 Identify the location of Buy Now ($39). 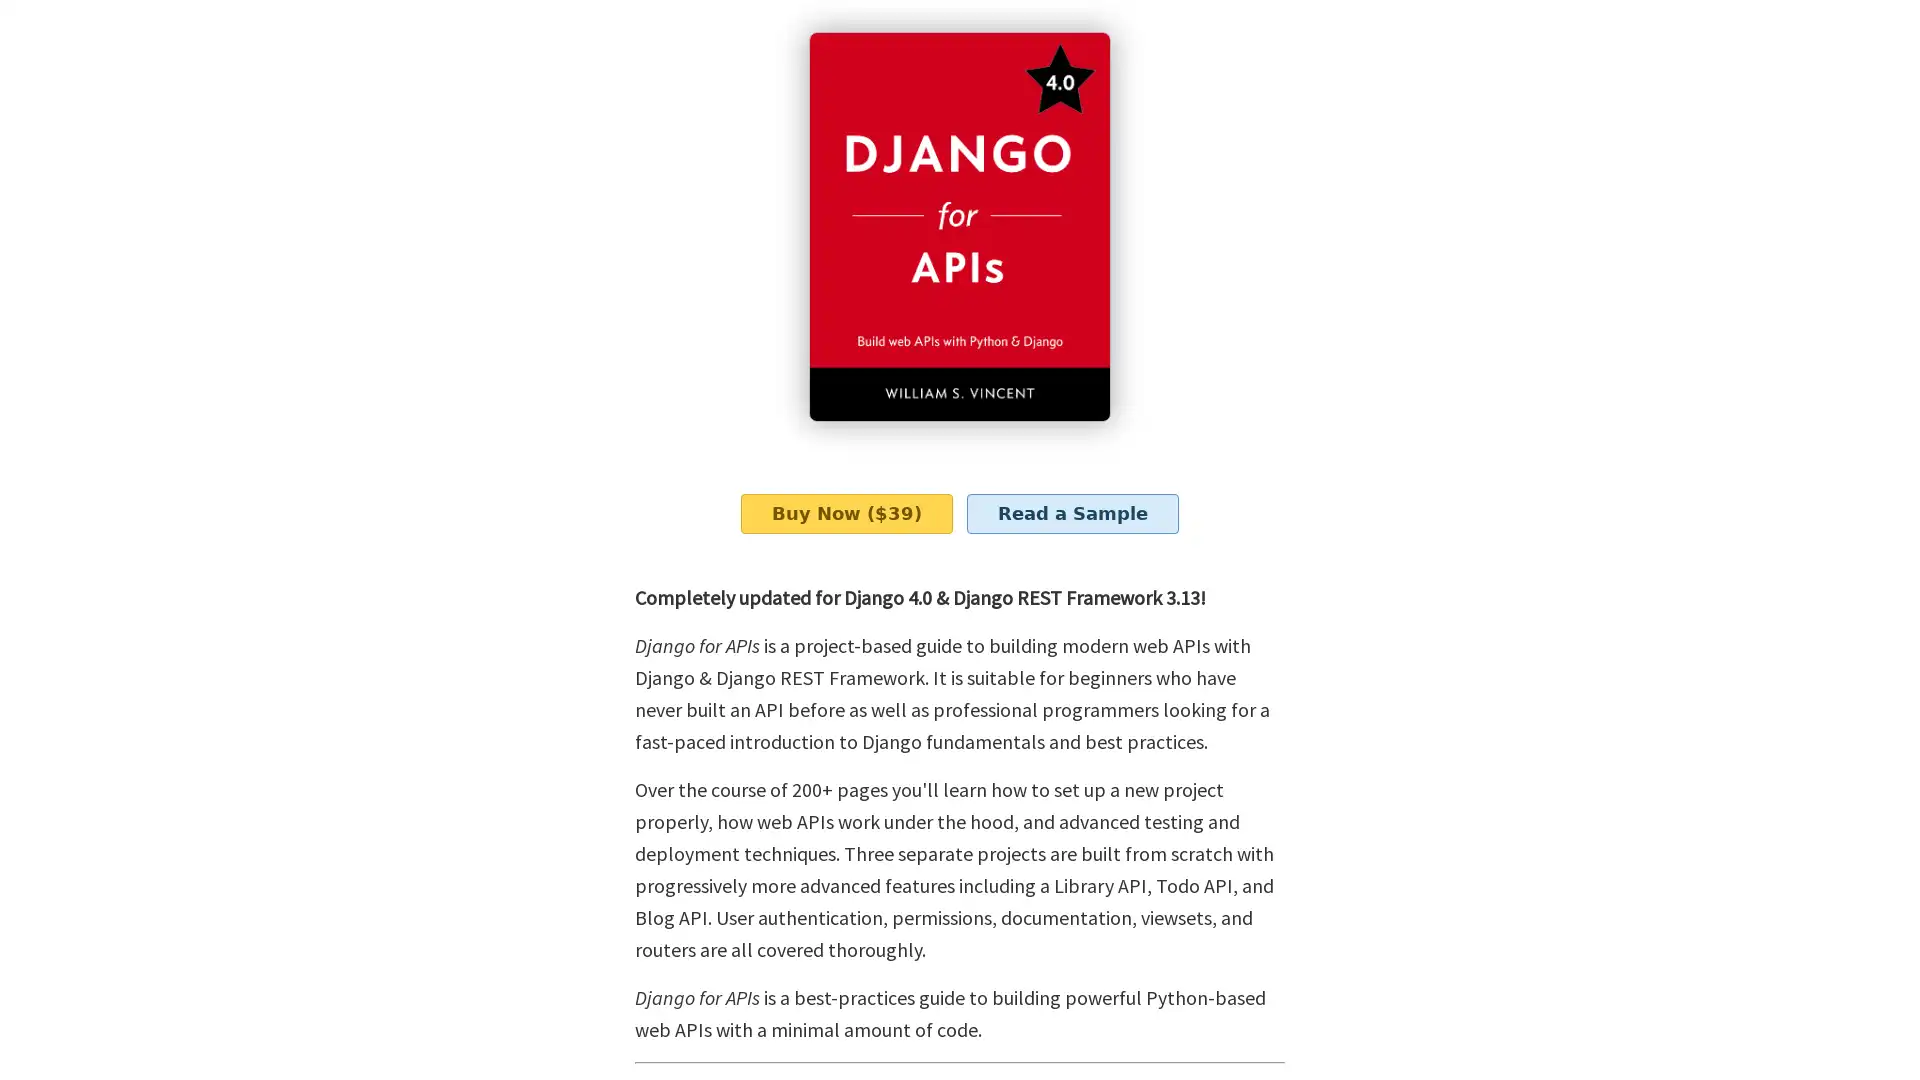
(846, 512).